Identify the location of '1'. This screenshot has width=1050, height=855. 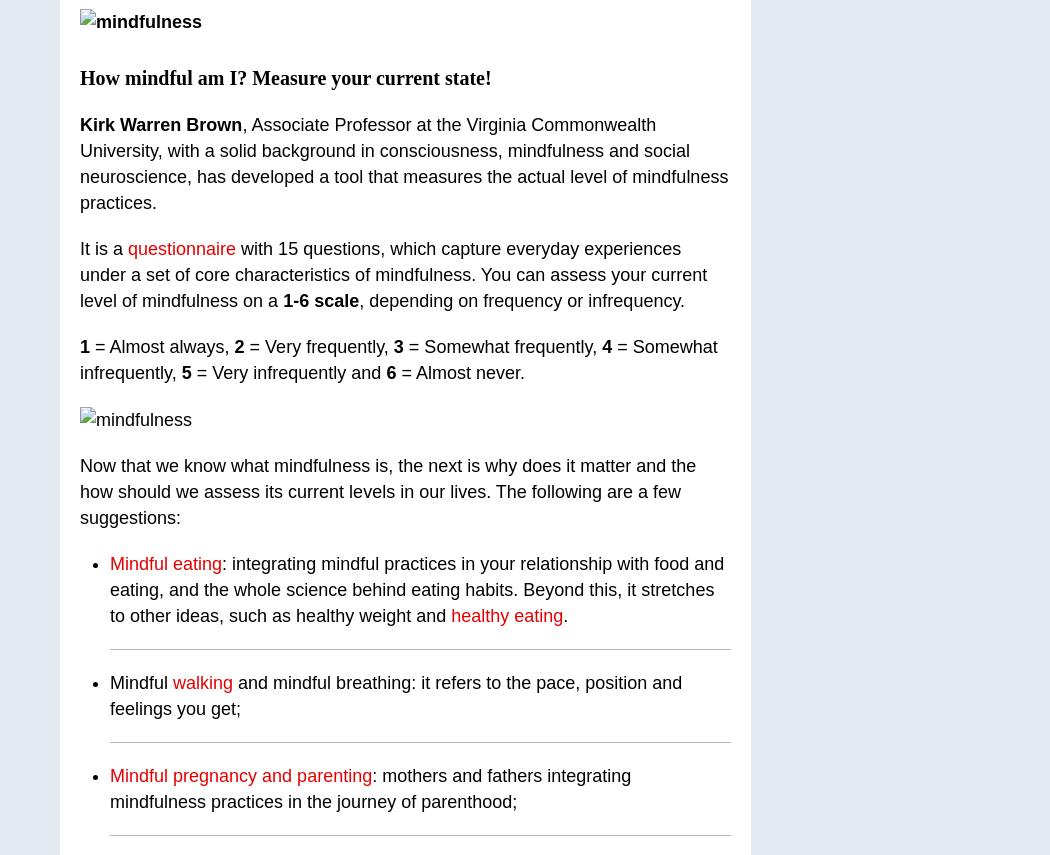
(80, 346).